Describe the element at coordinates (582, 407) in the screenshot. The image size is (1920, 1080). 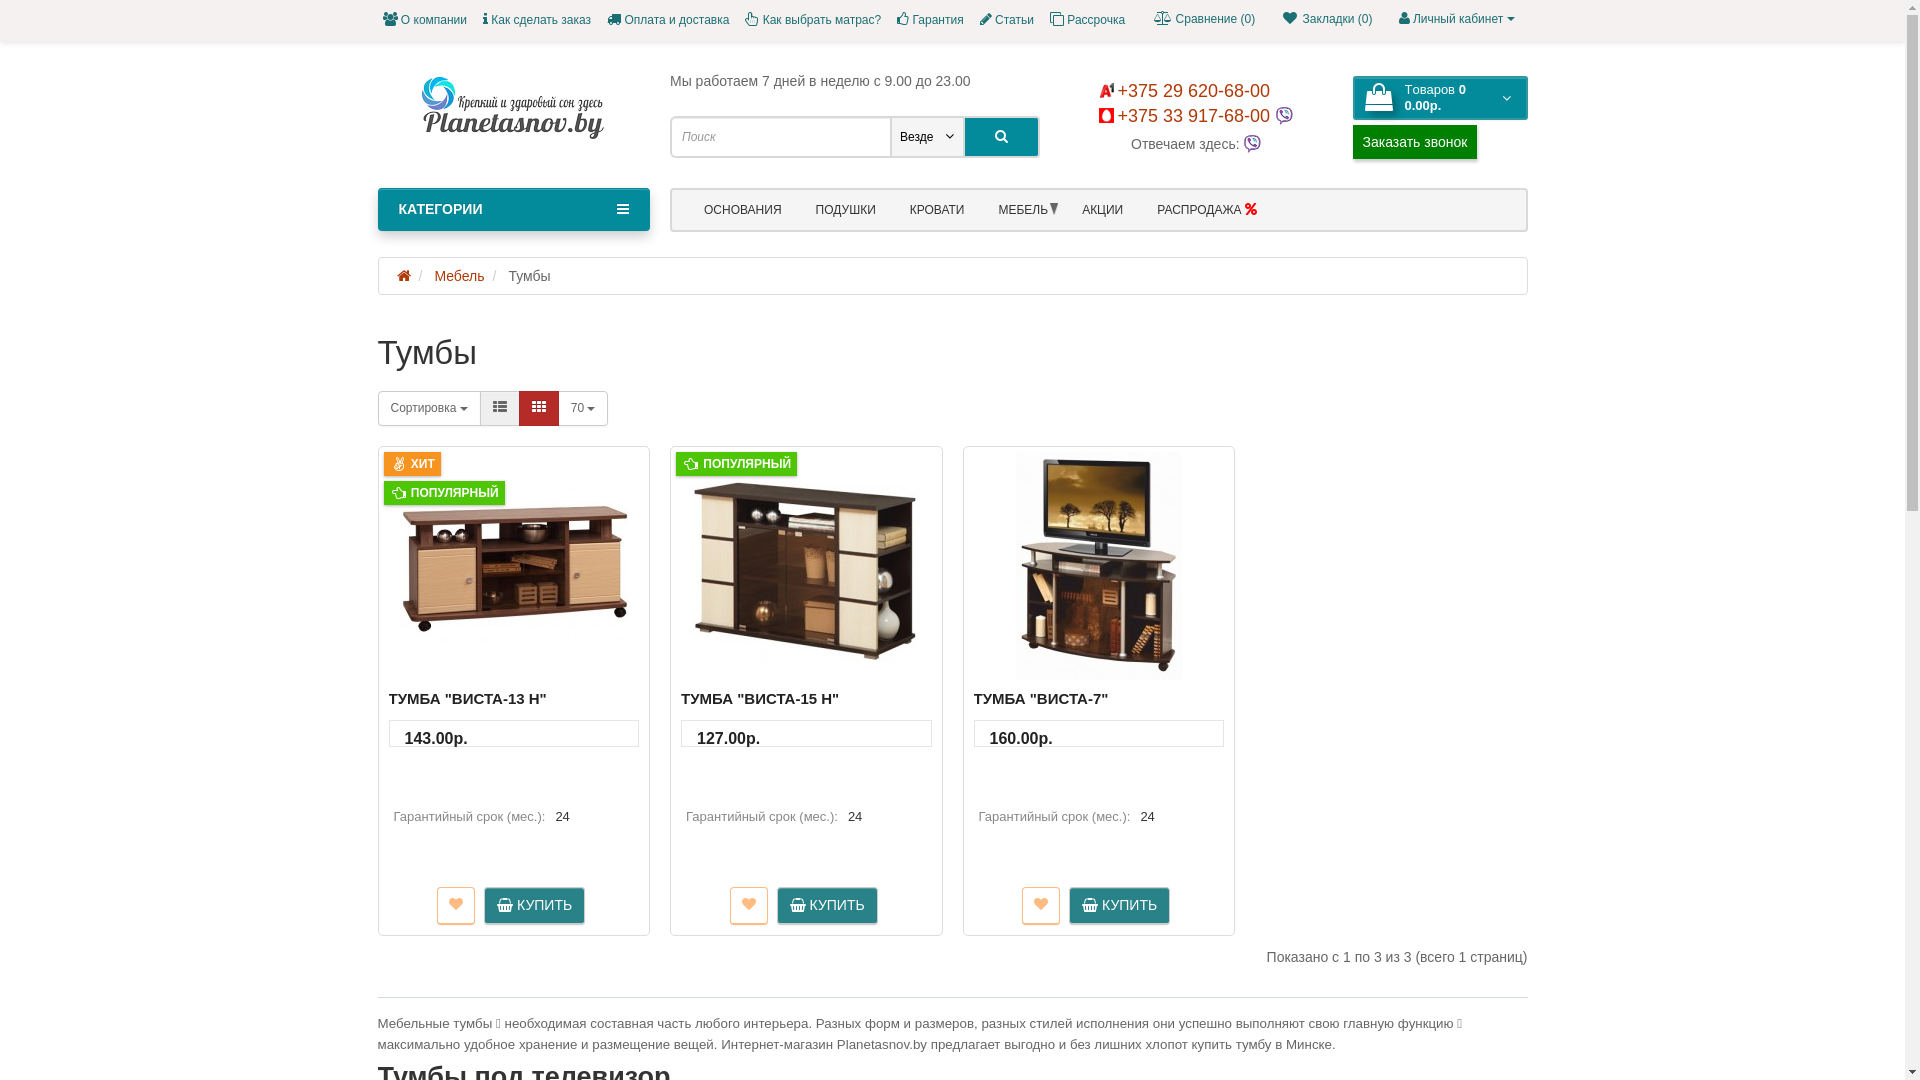
I see `'70'` at that location.